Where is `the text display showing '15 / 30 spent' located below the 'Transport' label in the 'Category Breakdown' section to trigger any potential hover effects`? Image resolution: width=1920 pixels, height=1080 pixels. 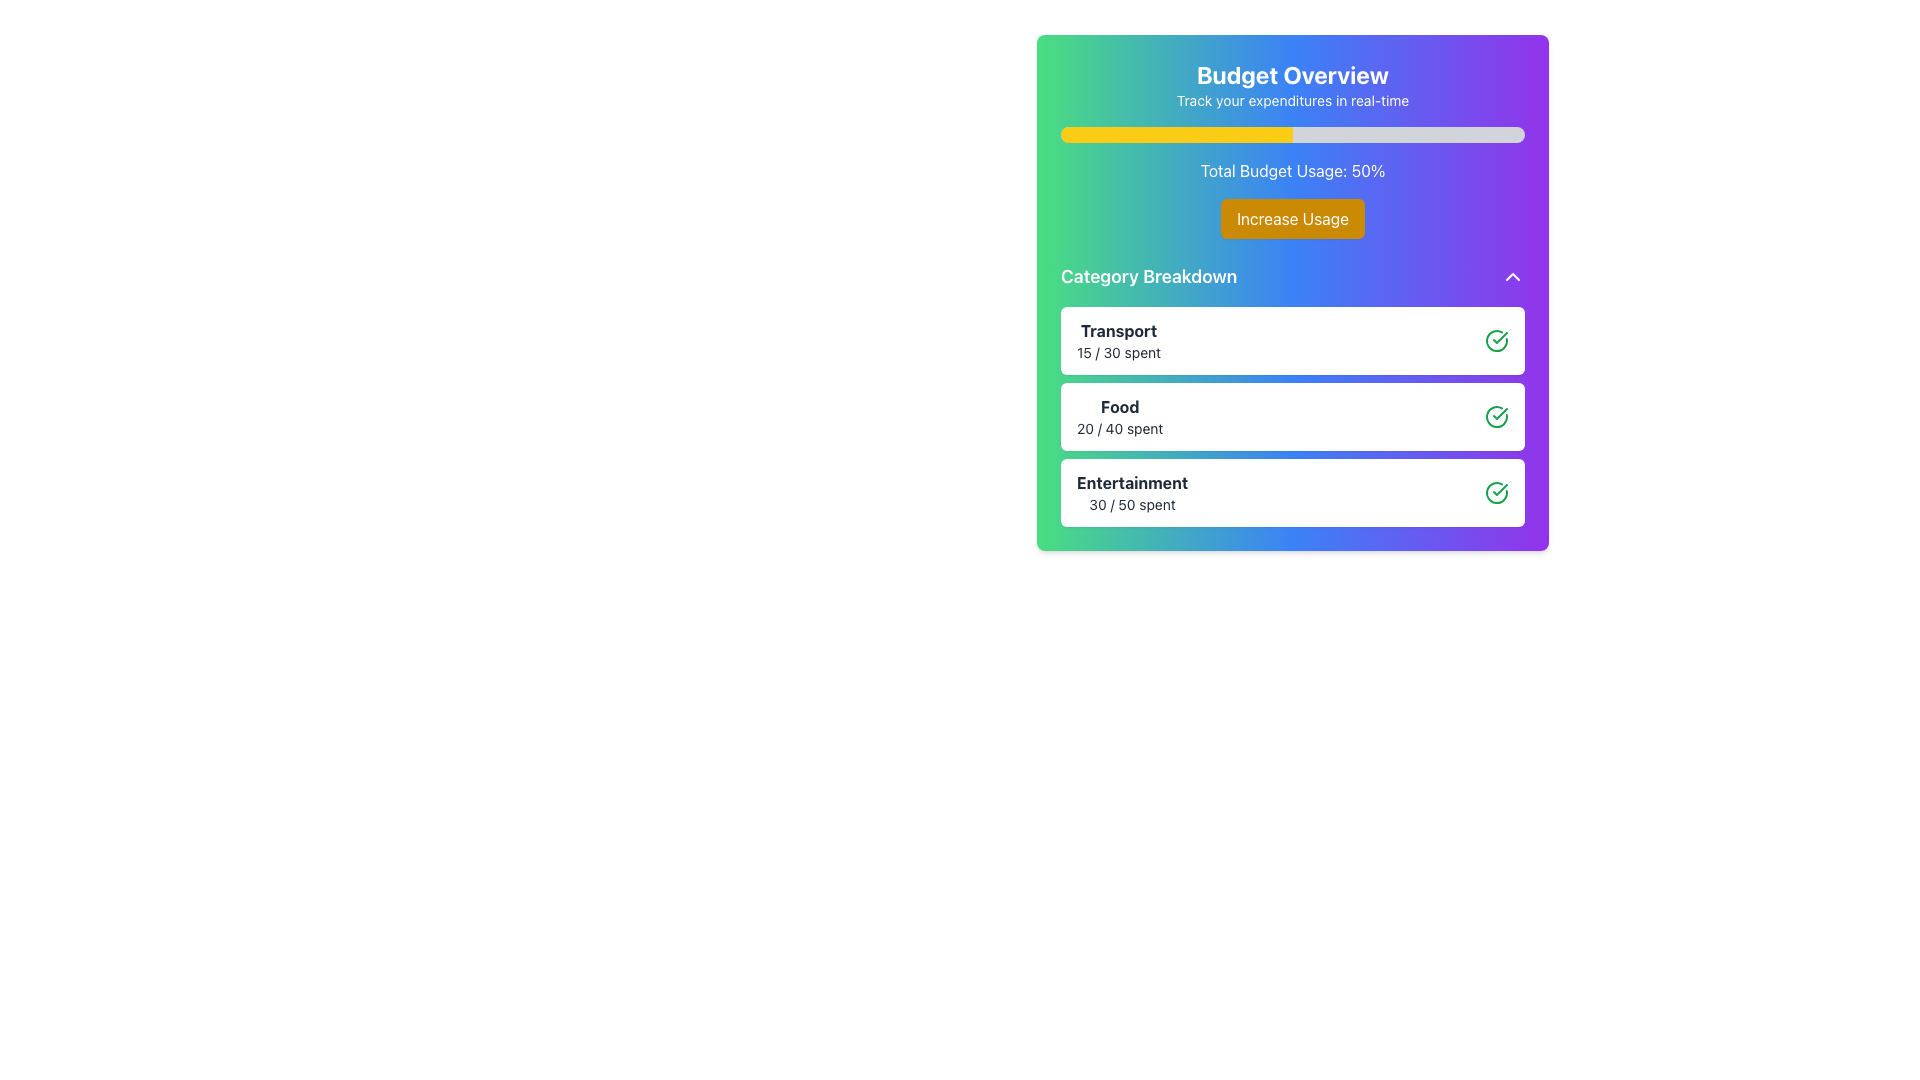
the text display showing '15 / 30 spent' located below the 'Transport' label in the 'Category Breakdown' section to trigger any potential hover effects is located at coordinates (1117, 352).